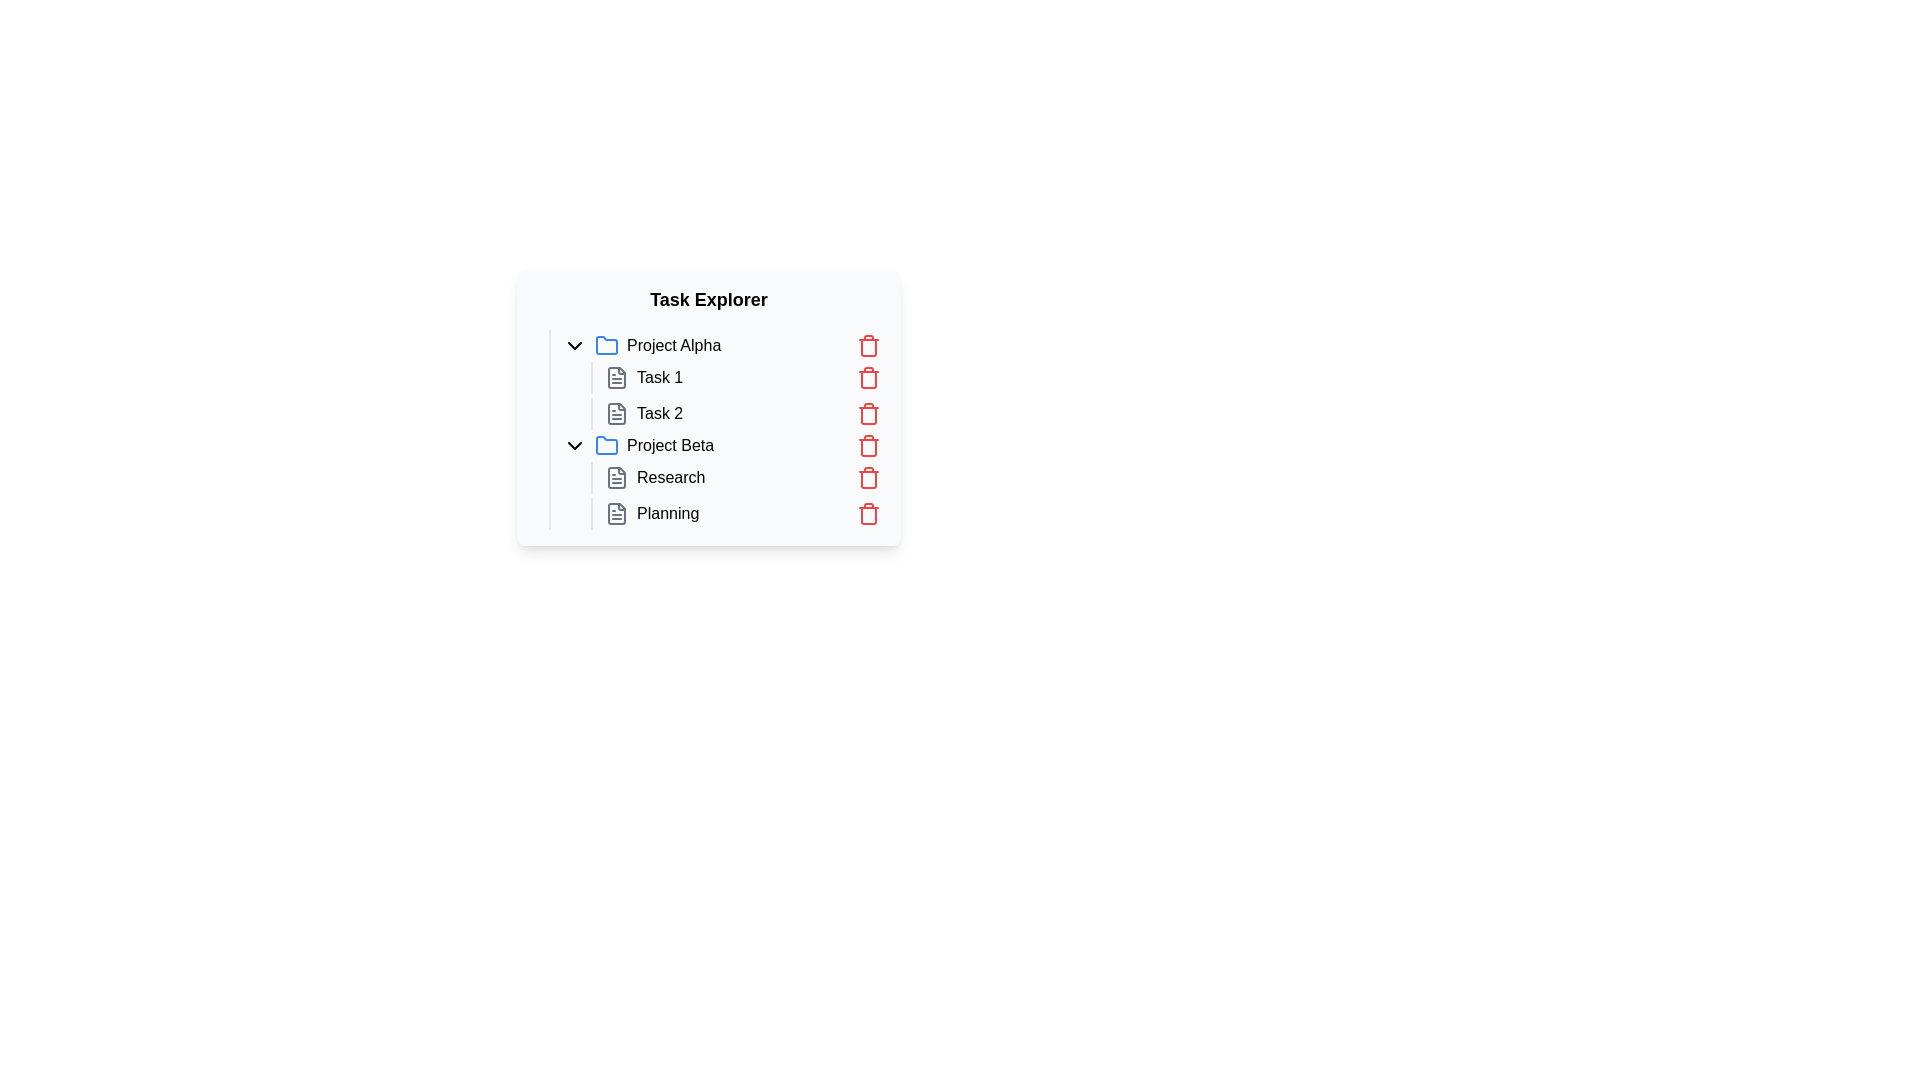 This screenshot has height=1080, width=1920. Describe the element at coordinates (668, 512) in the screenshot. I see `the 'Planning' label in the 'Task Explorer' panel` at that location.